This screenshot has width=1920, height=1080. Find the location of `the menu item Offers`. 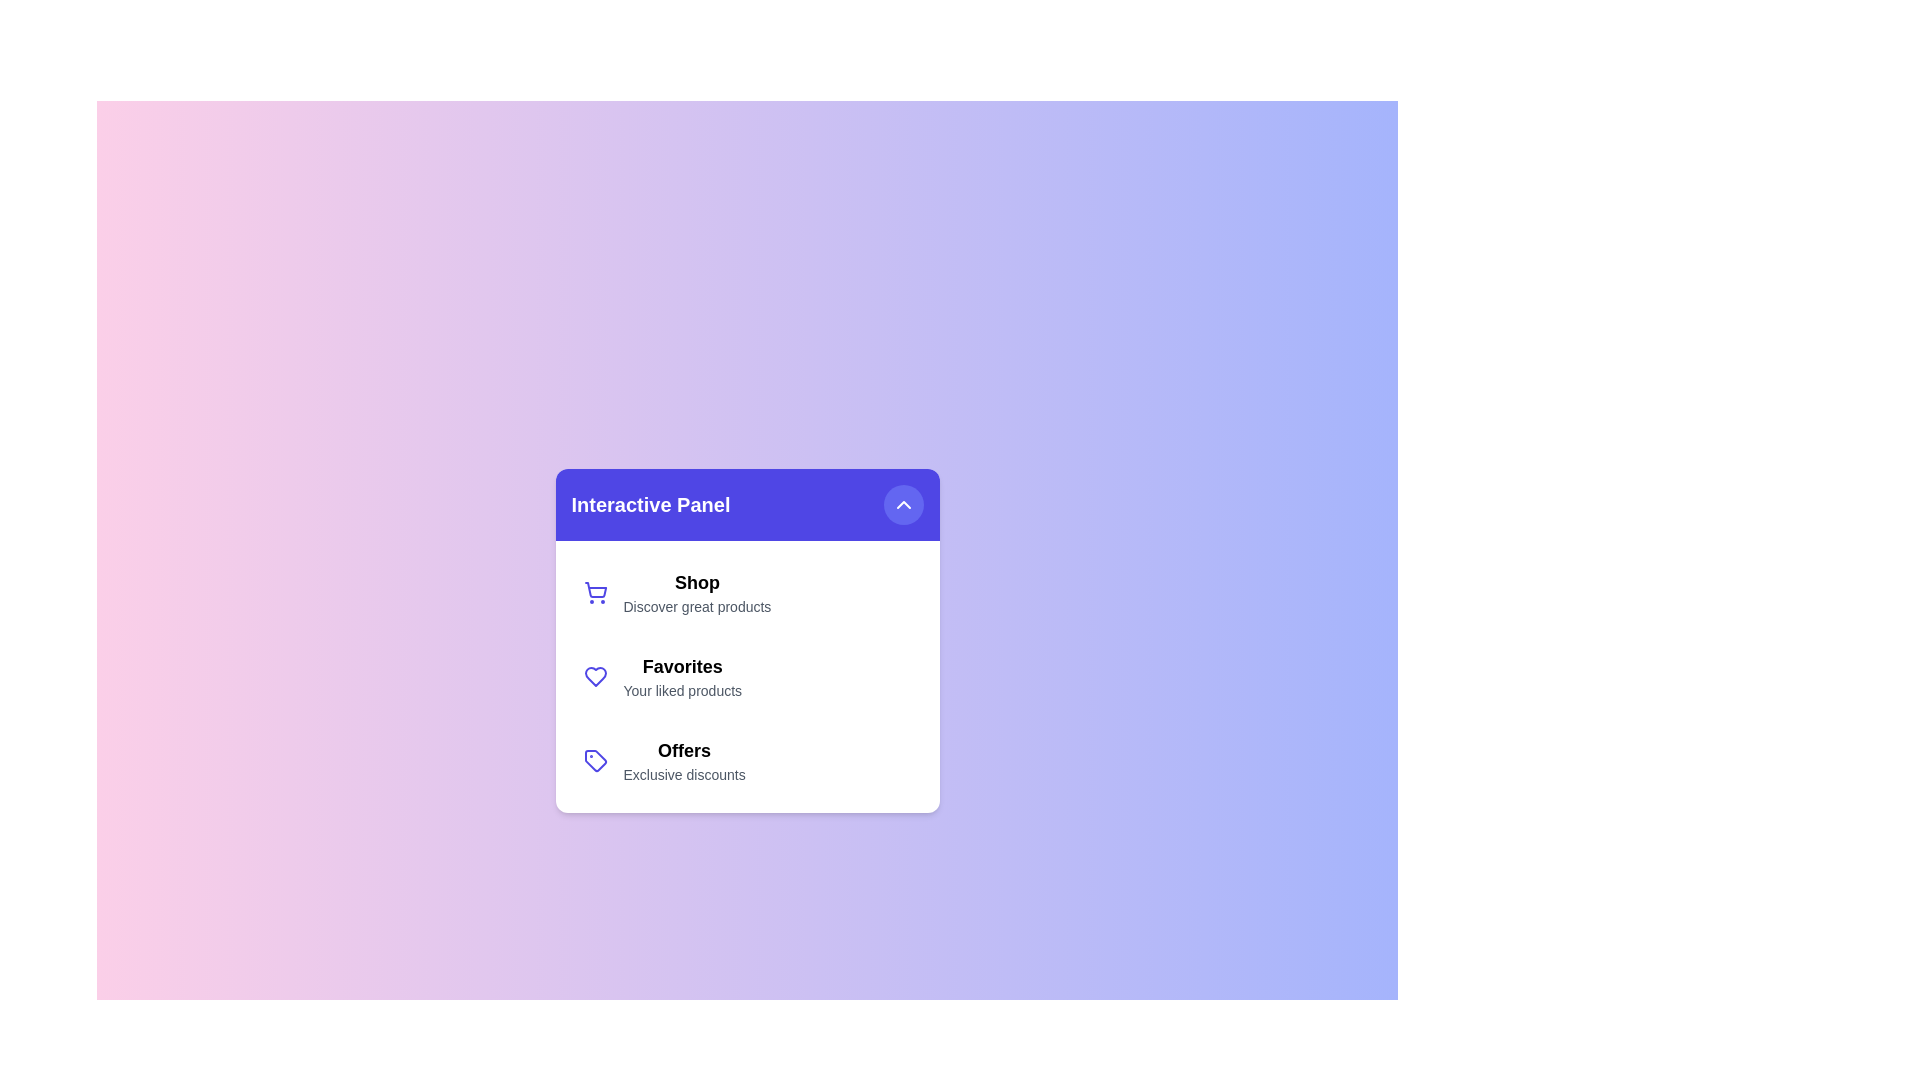

the menu item Offers is located at coordinates (746, 760).